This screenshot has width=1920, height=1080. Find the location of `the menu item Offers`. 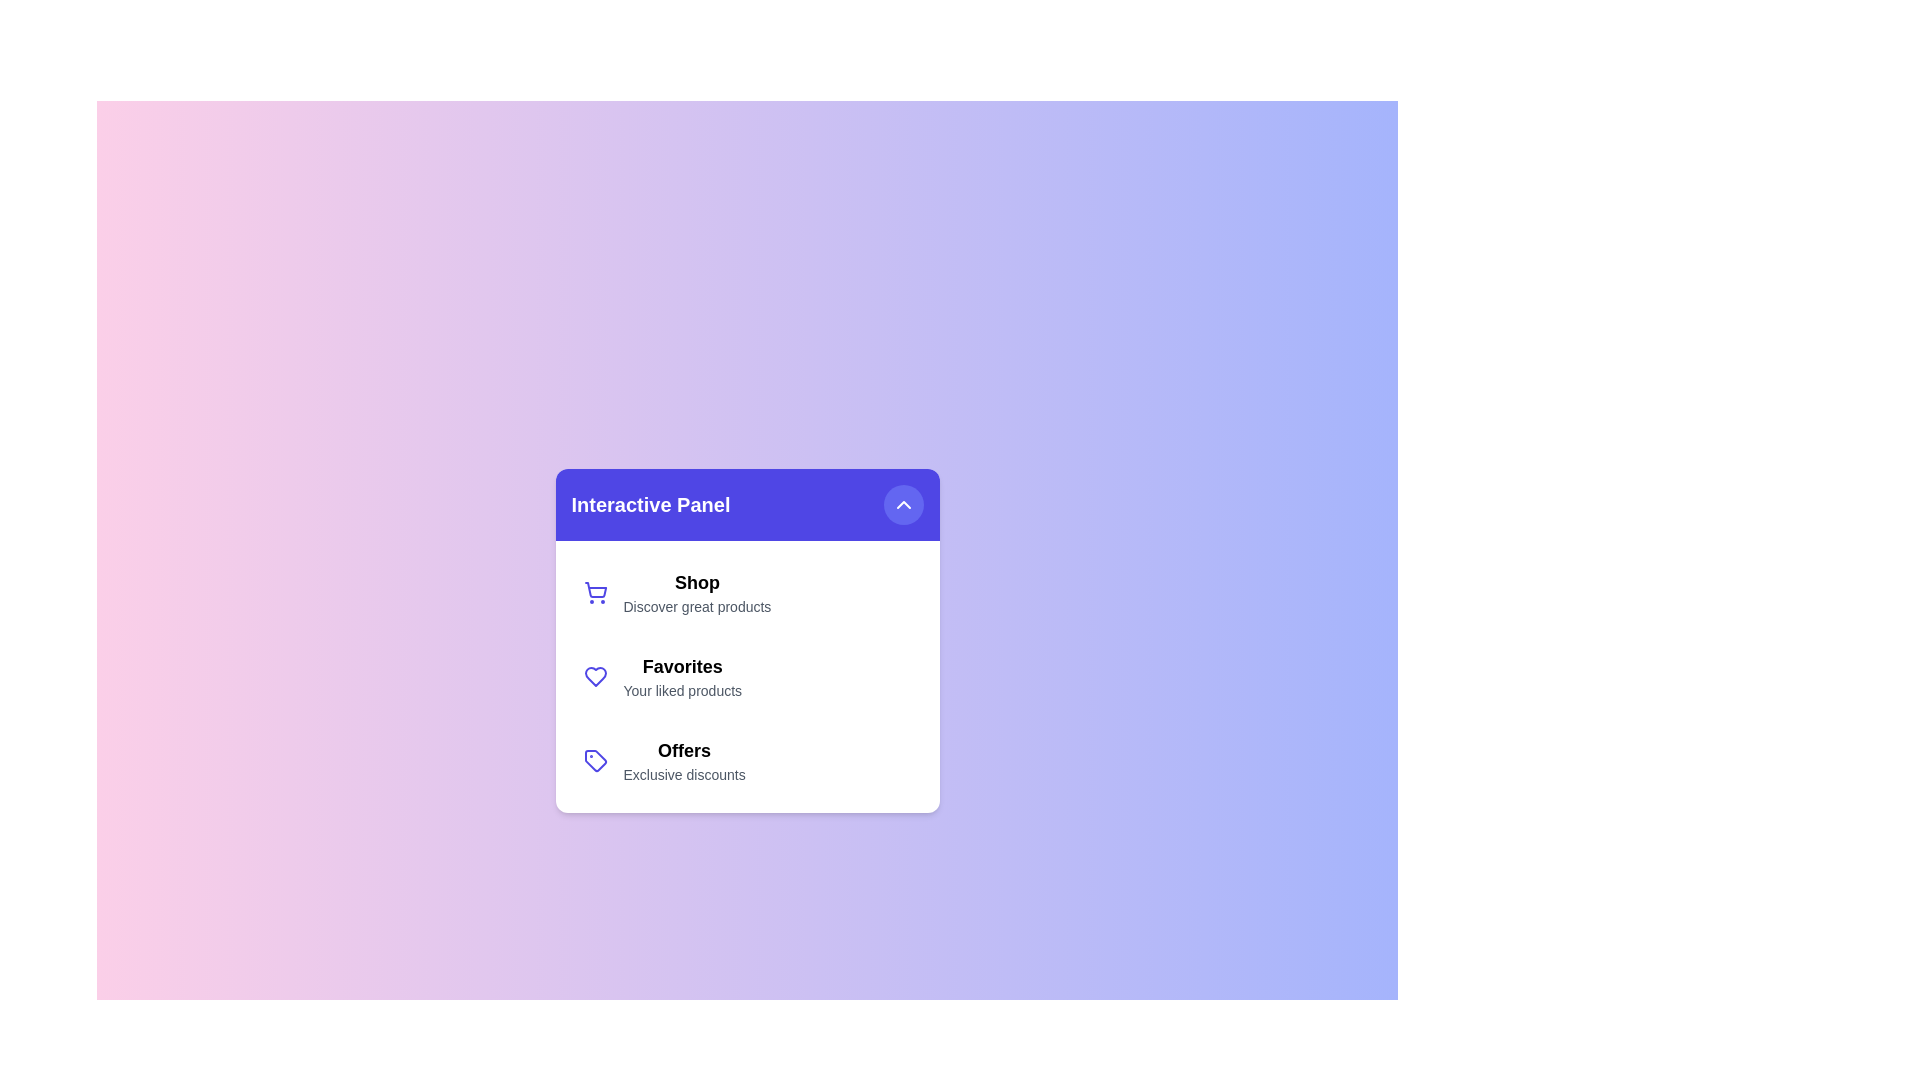

the menu item Offers is located at coordinates (746, 760).